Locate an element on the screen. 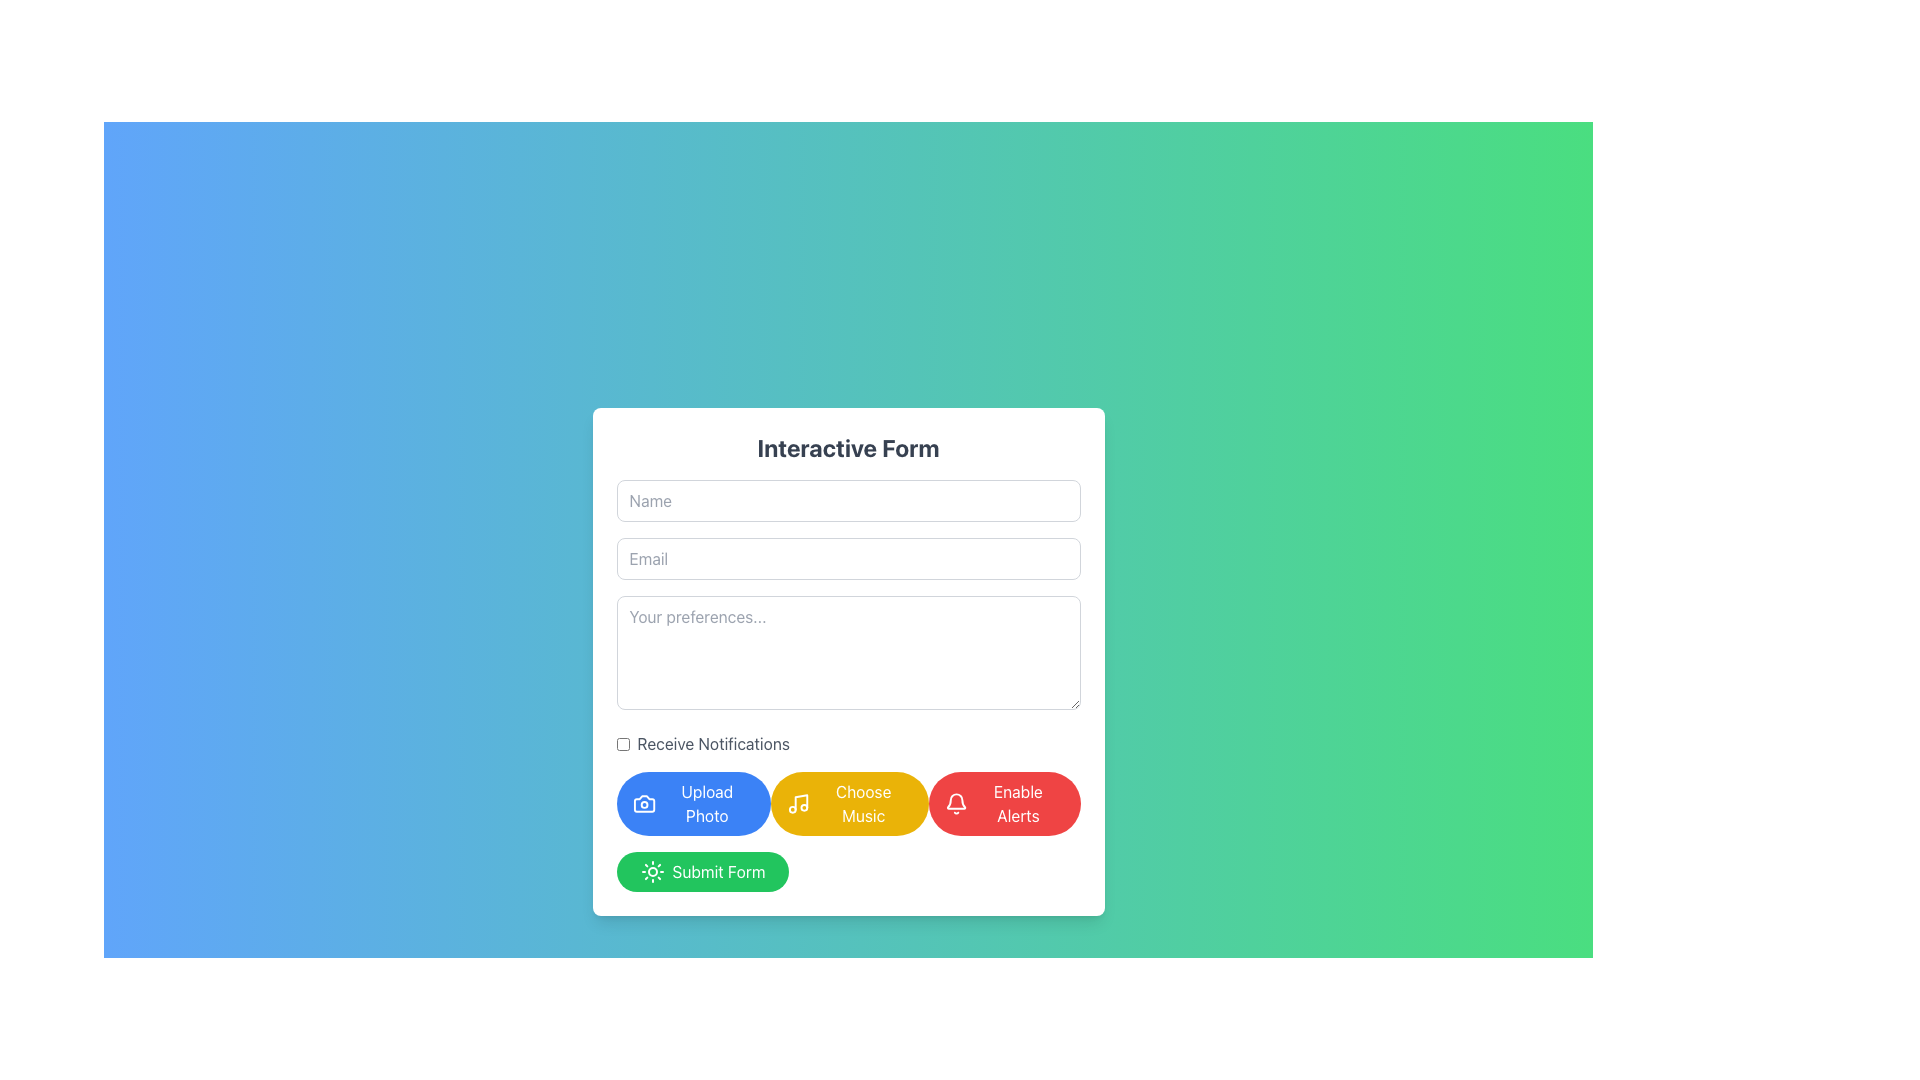 This screenshot has width=1920, height=1080. the 'Enable Alerts' button that contains the bell icon is located at coordinates (955, 802).